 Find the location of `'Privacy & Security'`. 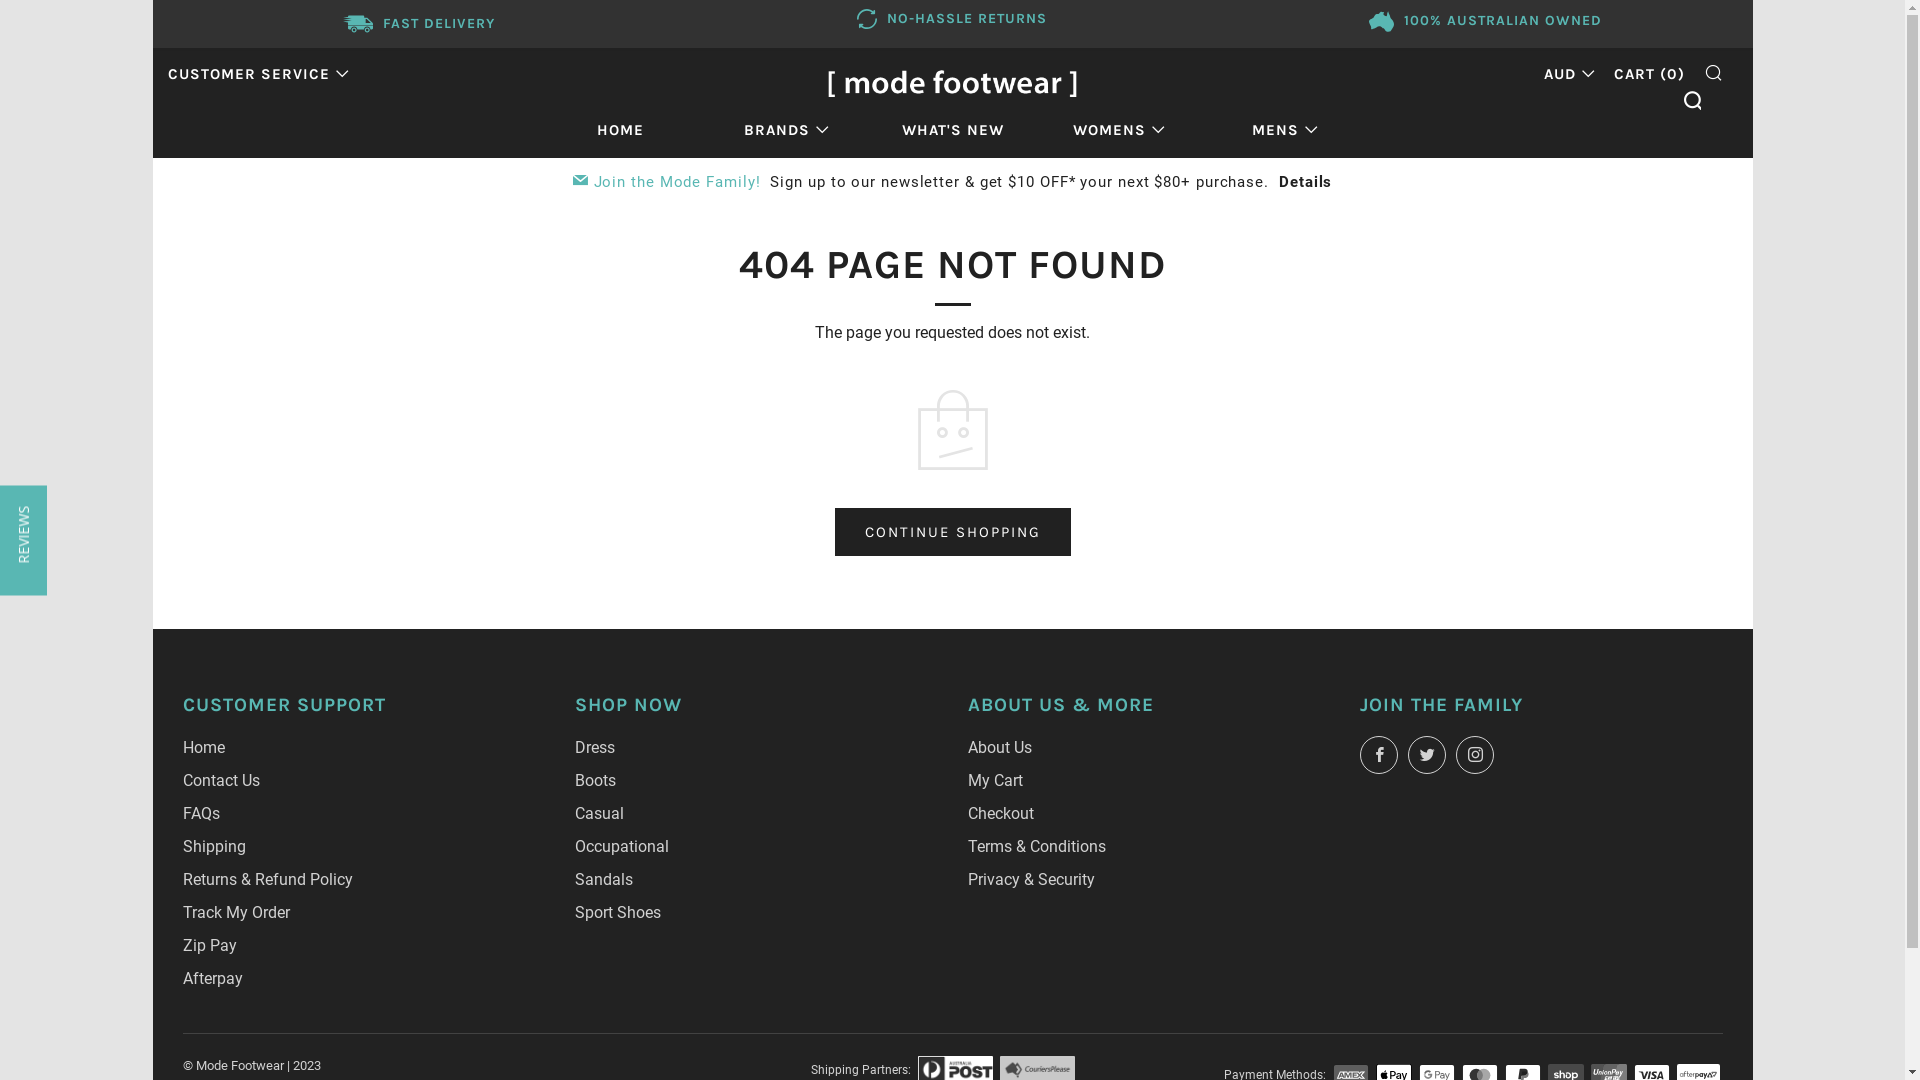

'Privacy & Security' is located at coordinates (1031, 878).